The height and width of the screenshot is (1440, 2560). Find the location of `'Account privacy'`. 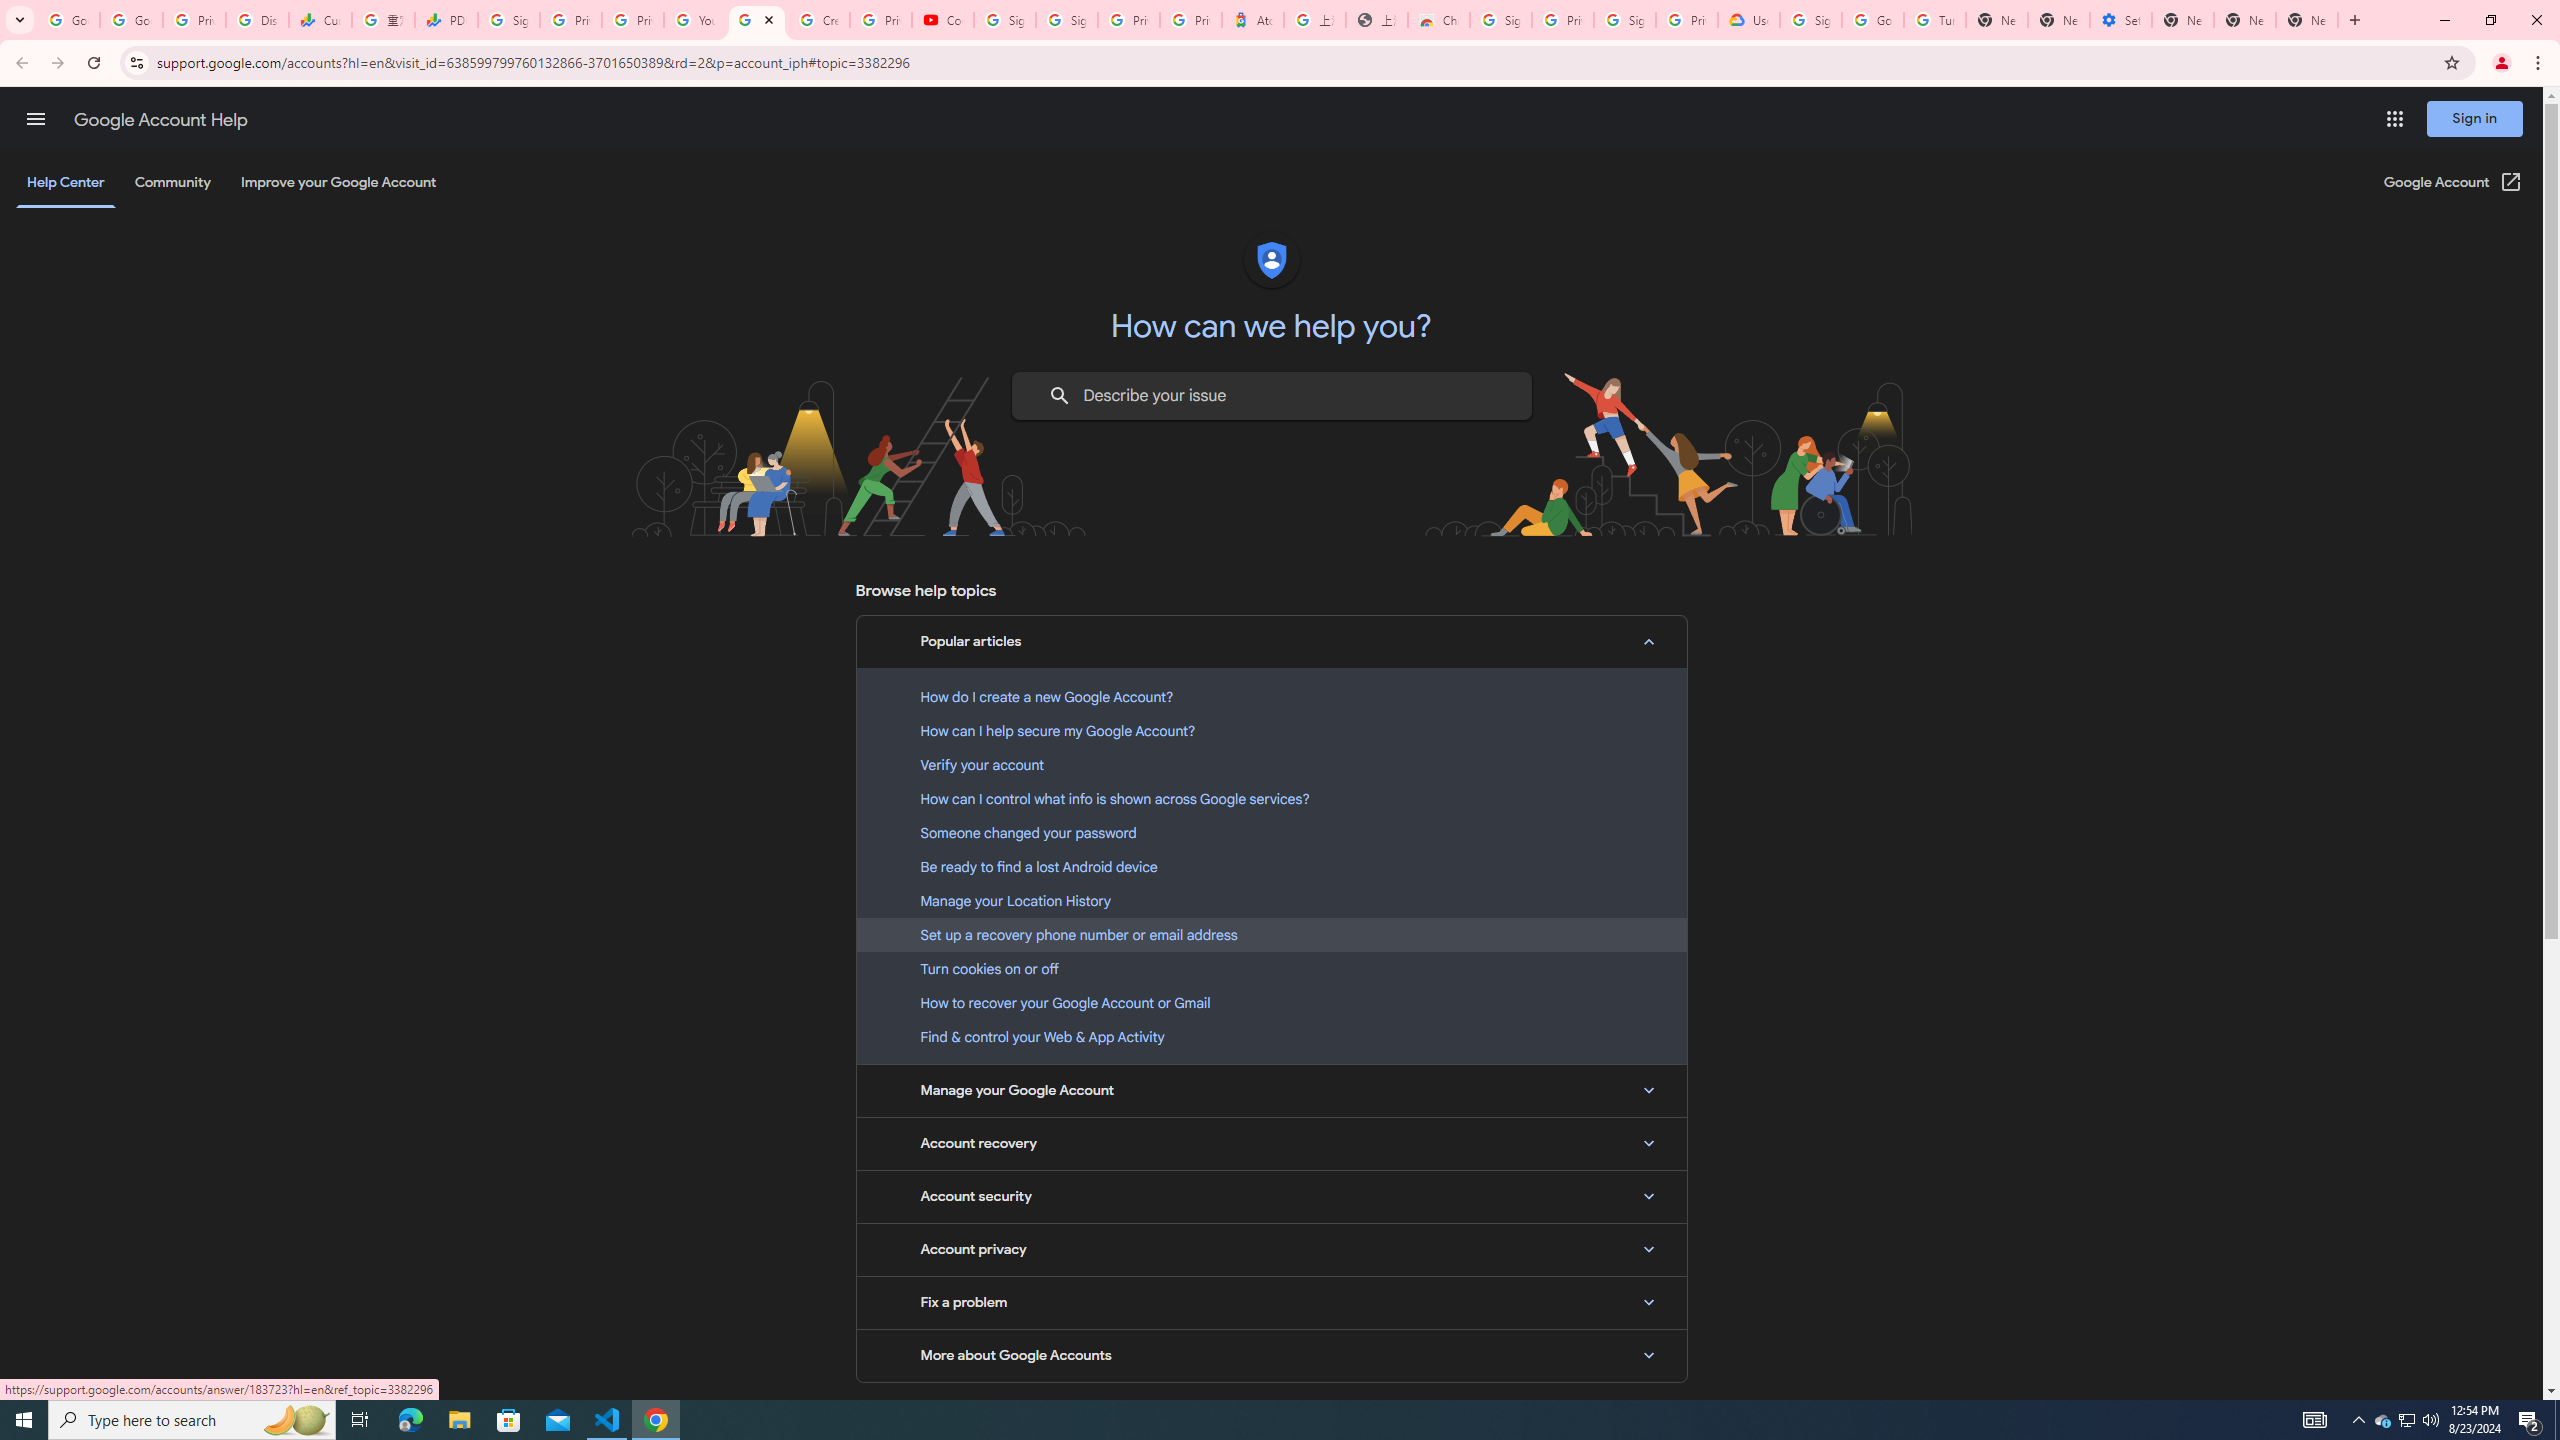

'Account privacy' is located at coordinates (1271, 1248).